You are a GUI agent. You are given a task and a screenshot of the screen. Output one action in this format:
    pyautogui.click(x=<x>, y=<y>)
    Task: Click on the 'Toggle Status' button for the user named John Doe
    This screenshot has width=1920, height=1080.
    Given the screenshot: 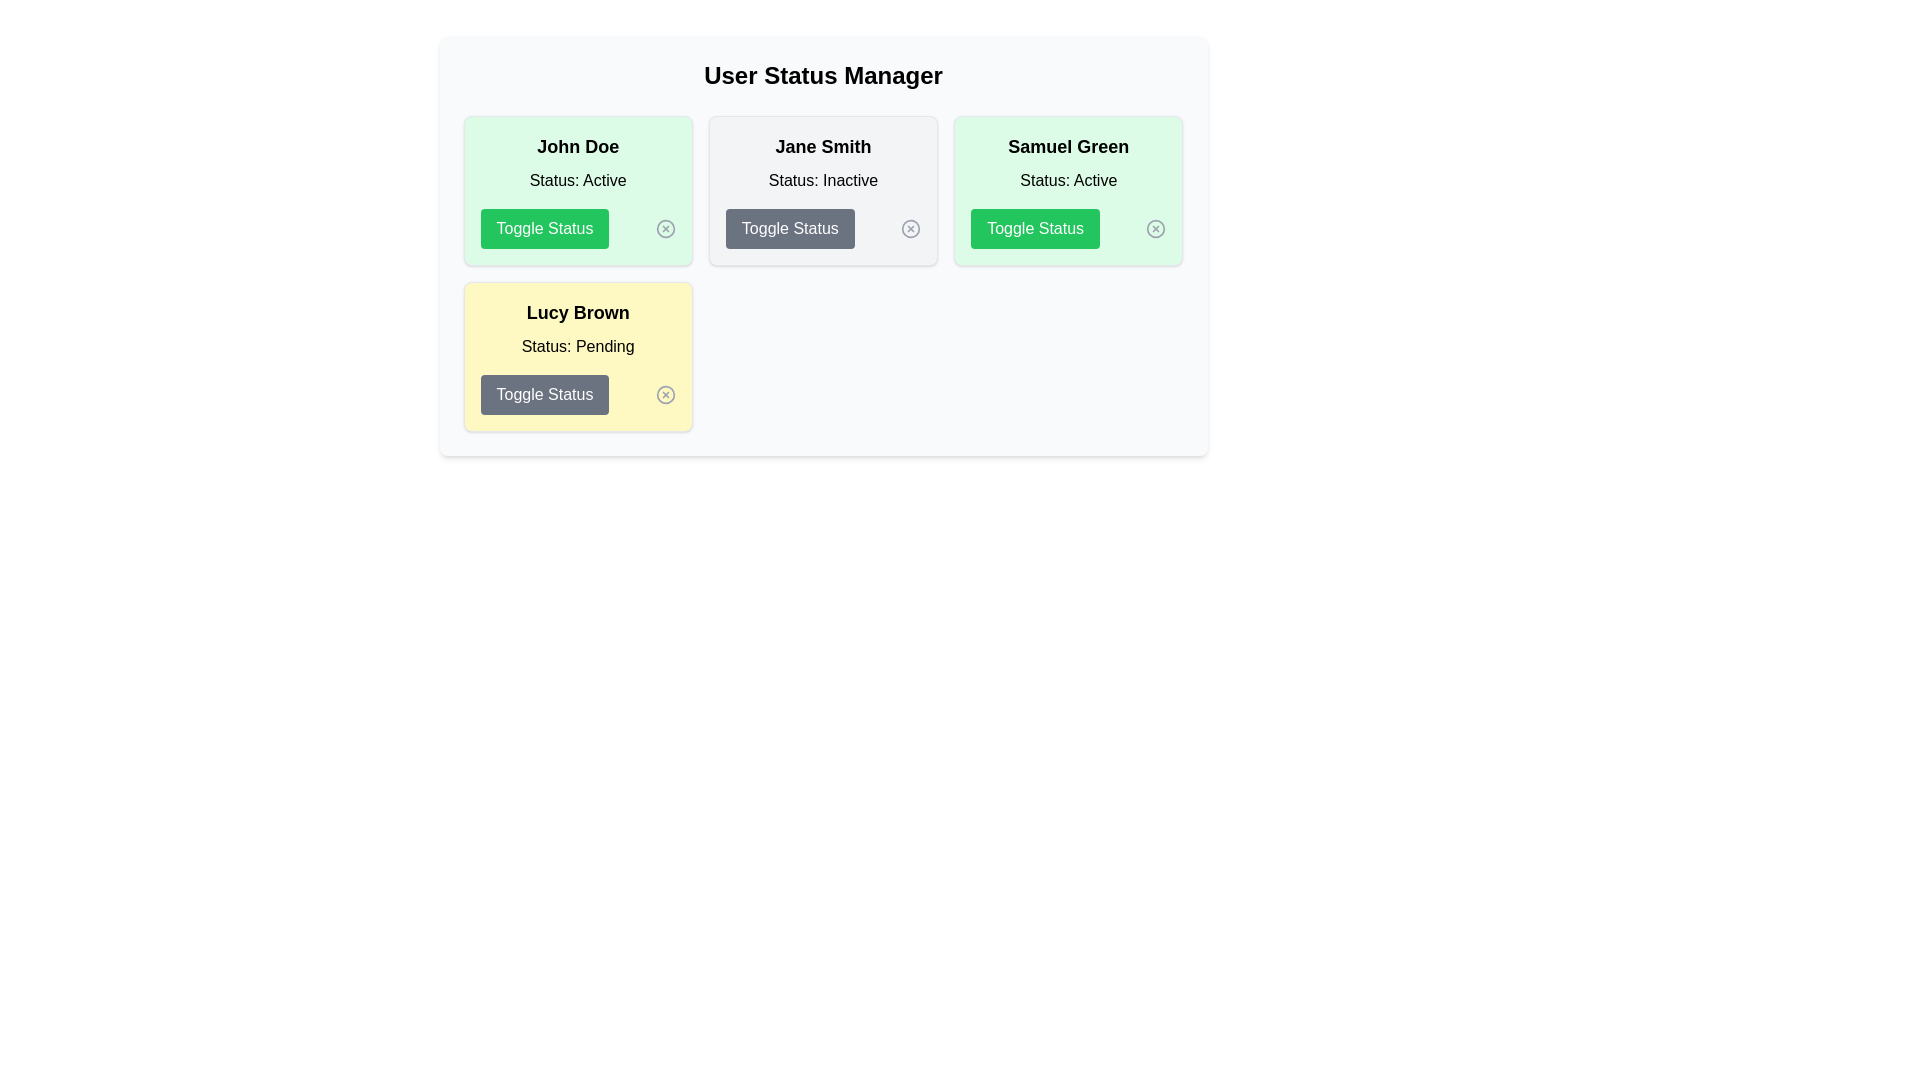 What is the action you would take?
    pyautogui.click(x=544, y=227)
    